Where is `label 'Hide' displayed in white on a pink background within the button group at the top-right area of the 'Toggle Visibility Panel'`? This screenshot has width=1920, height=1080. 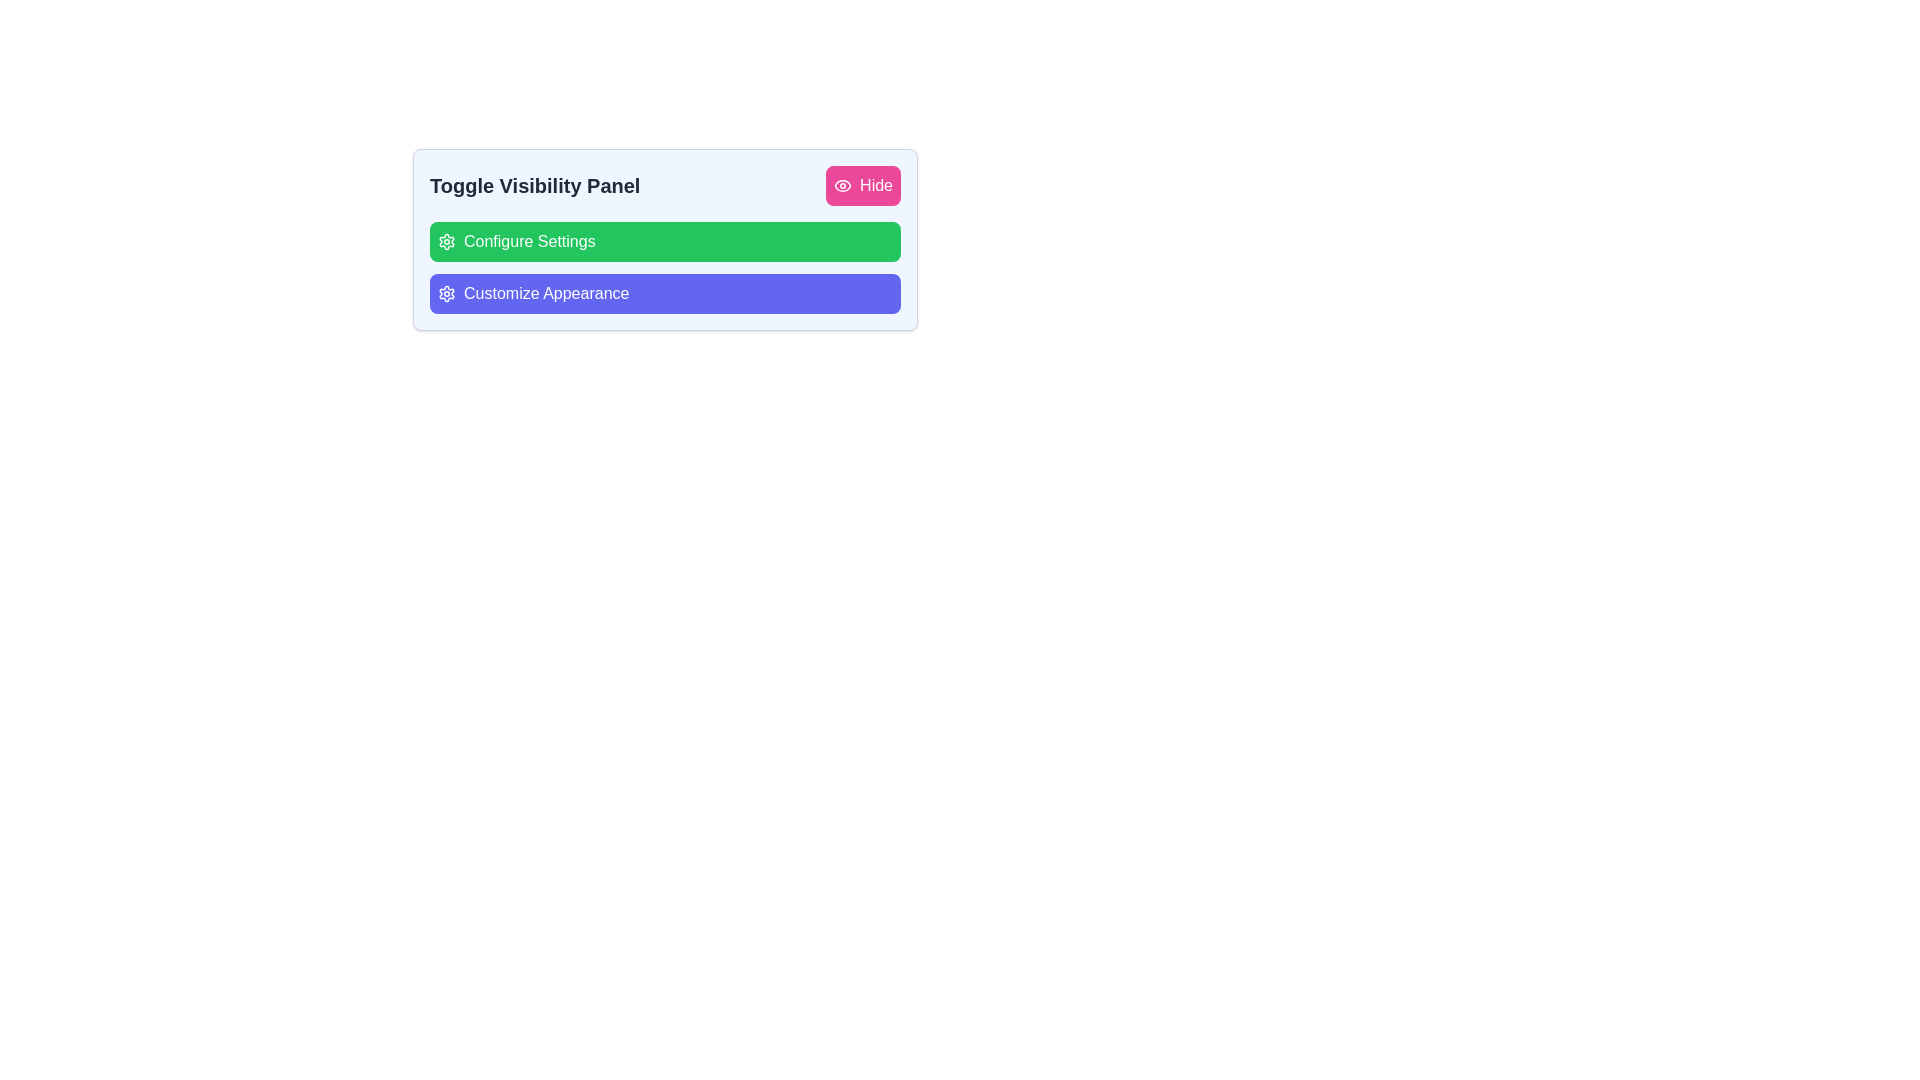
label 'Hide' displayed in white on a pink background within the button group at the top-right area of the 'Toggle Visibility Panel' is located at coordinates (876, 185).